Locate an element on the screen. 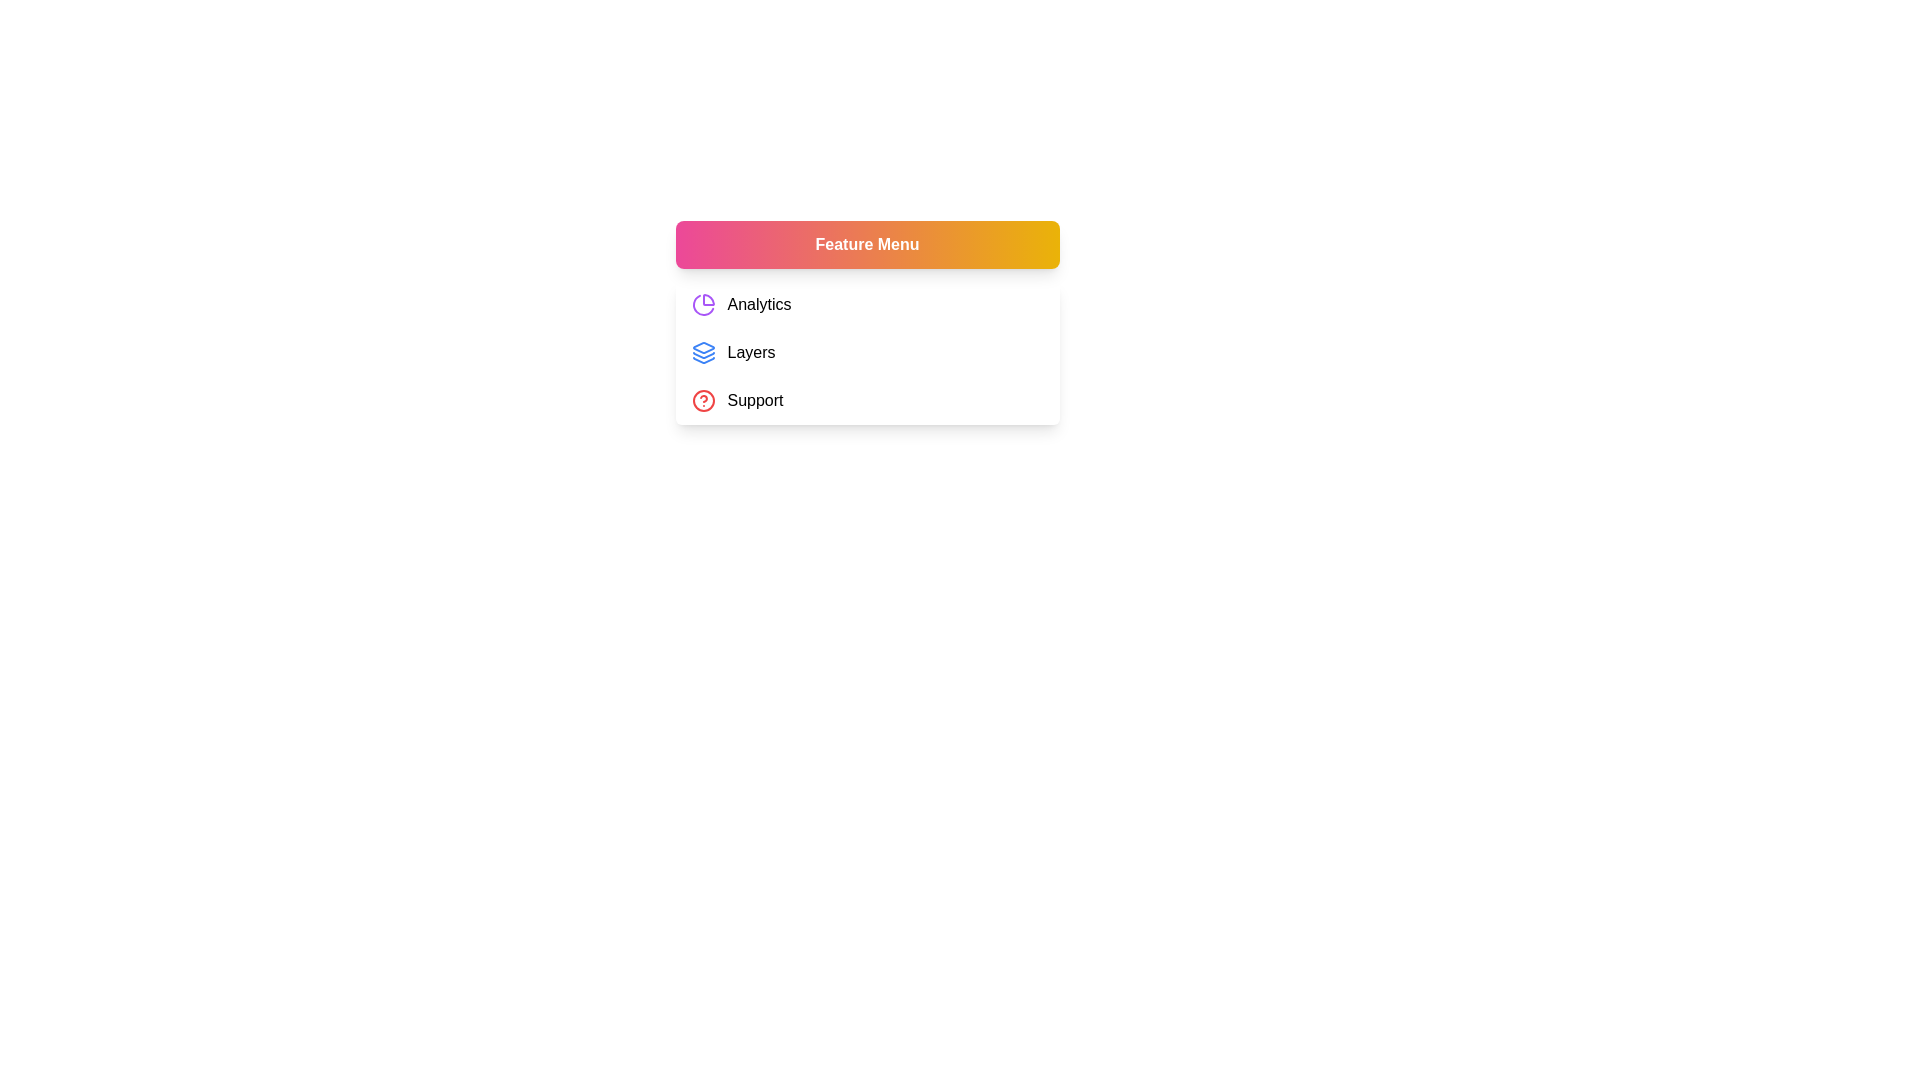  the 'Layers' option in the menu is located at coordinates (867, 352).